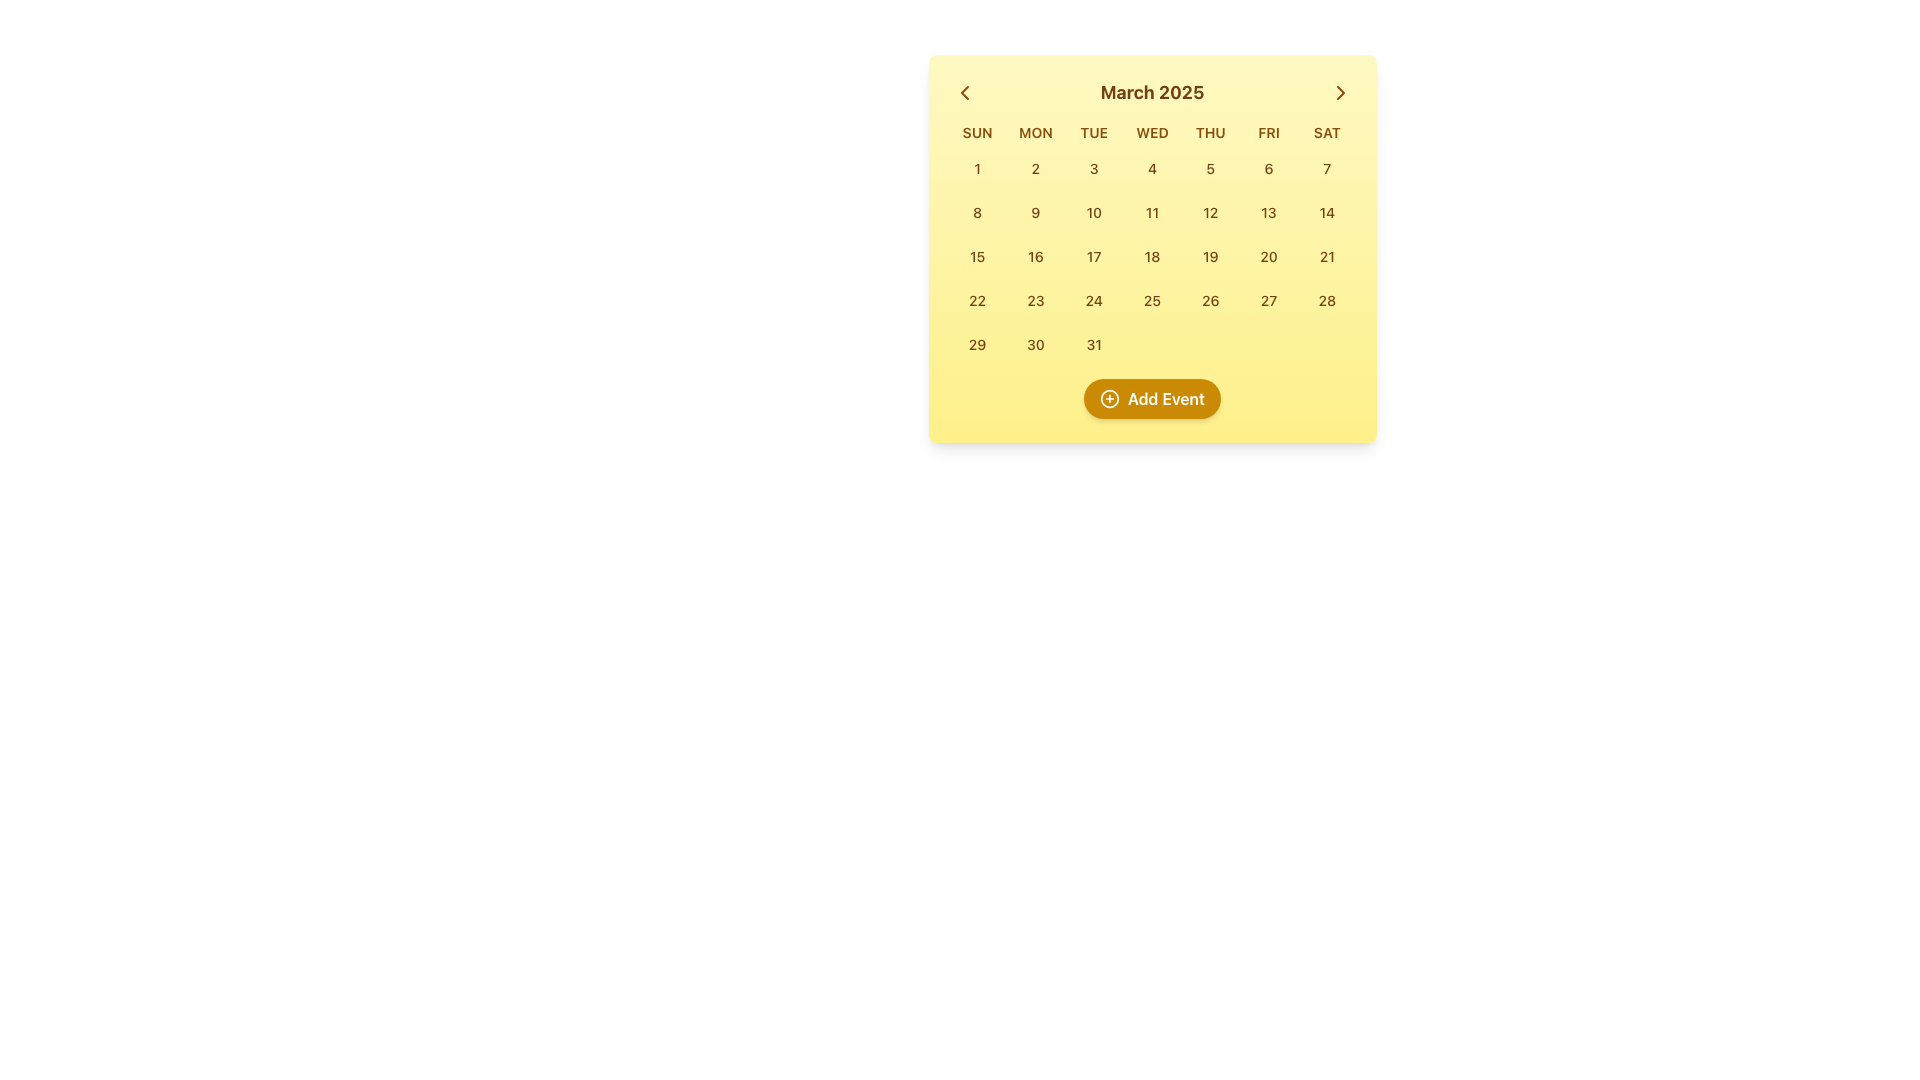 The image size is (1920, 1080). What do you see at coordinates (1340, 92) in the screenshot?
I see `the rightmost button in the header section of the calendar UI` at bounding box center [1340, 92].